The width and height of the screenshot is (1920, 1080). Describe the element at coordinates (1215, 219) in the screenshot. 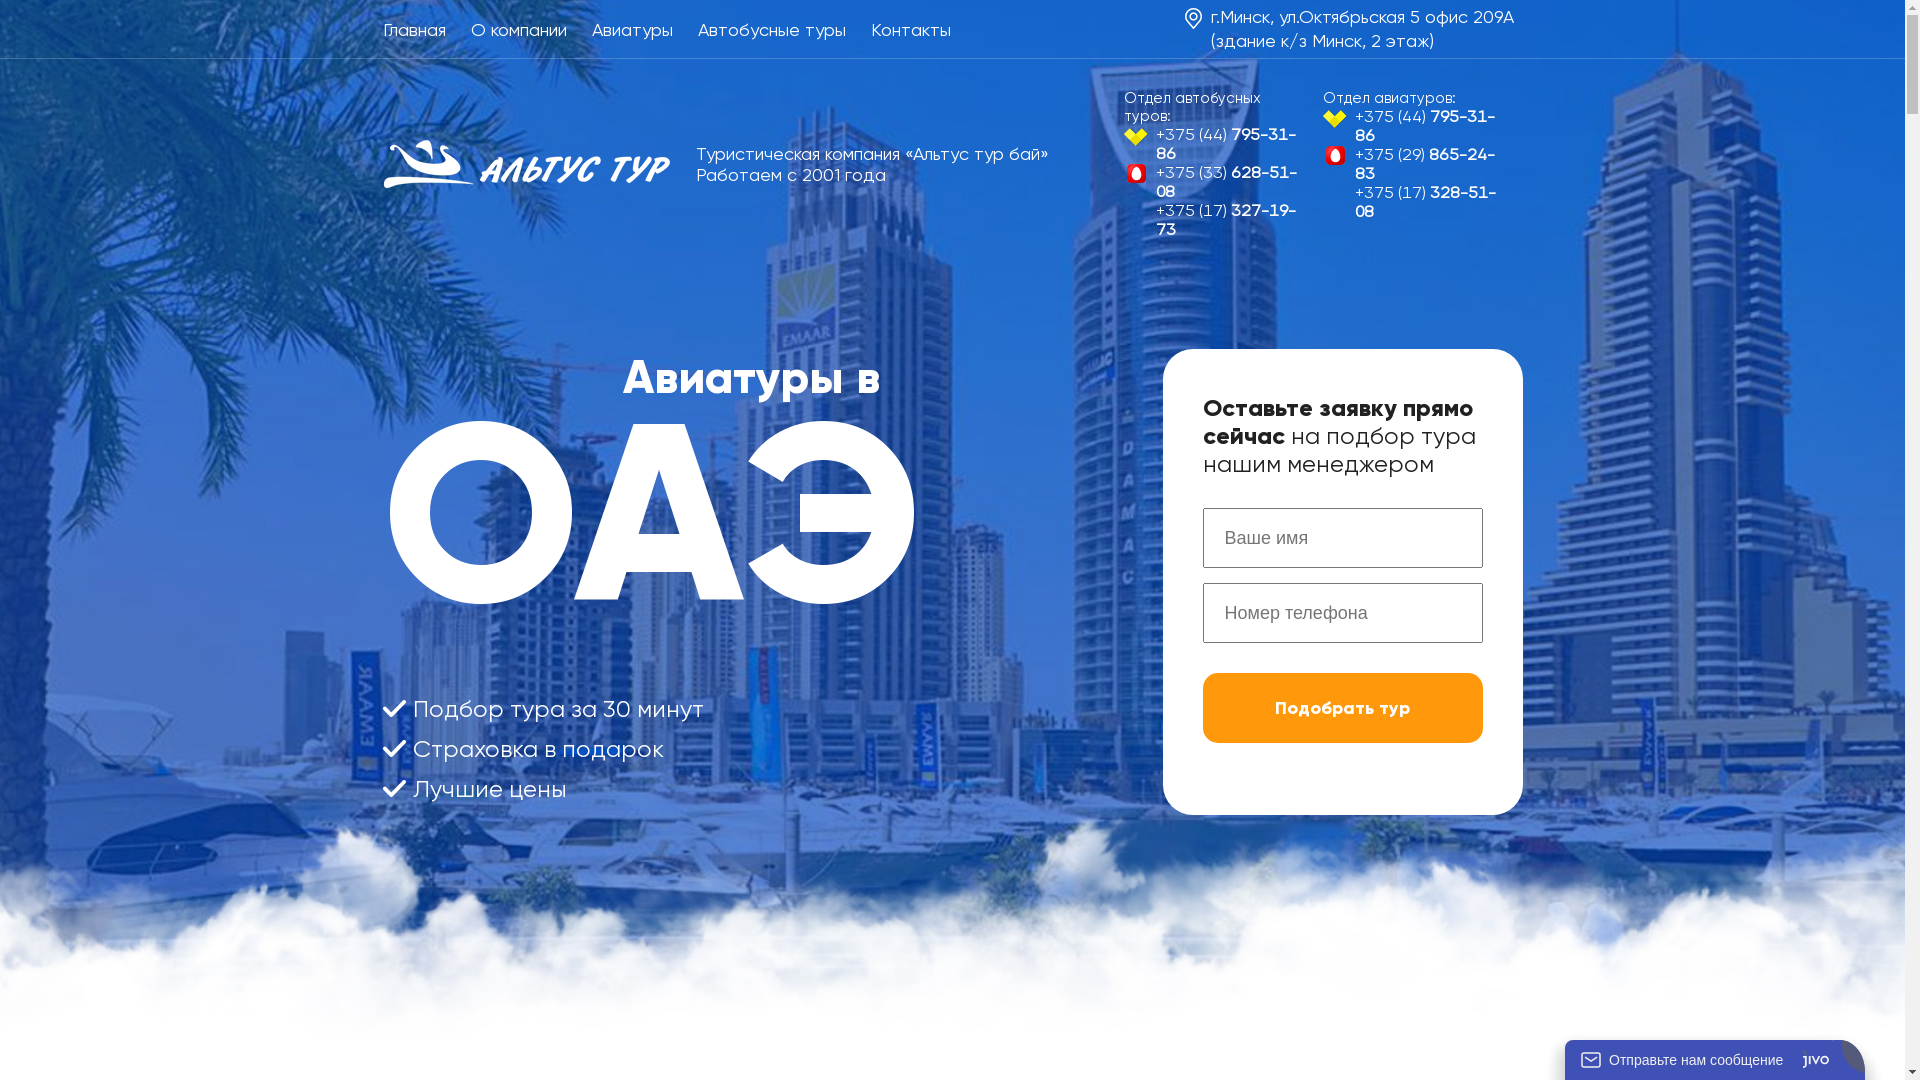

I see `'+375 (17) 327-19-73'` at that location.